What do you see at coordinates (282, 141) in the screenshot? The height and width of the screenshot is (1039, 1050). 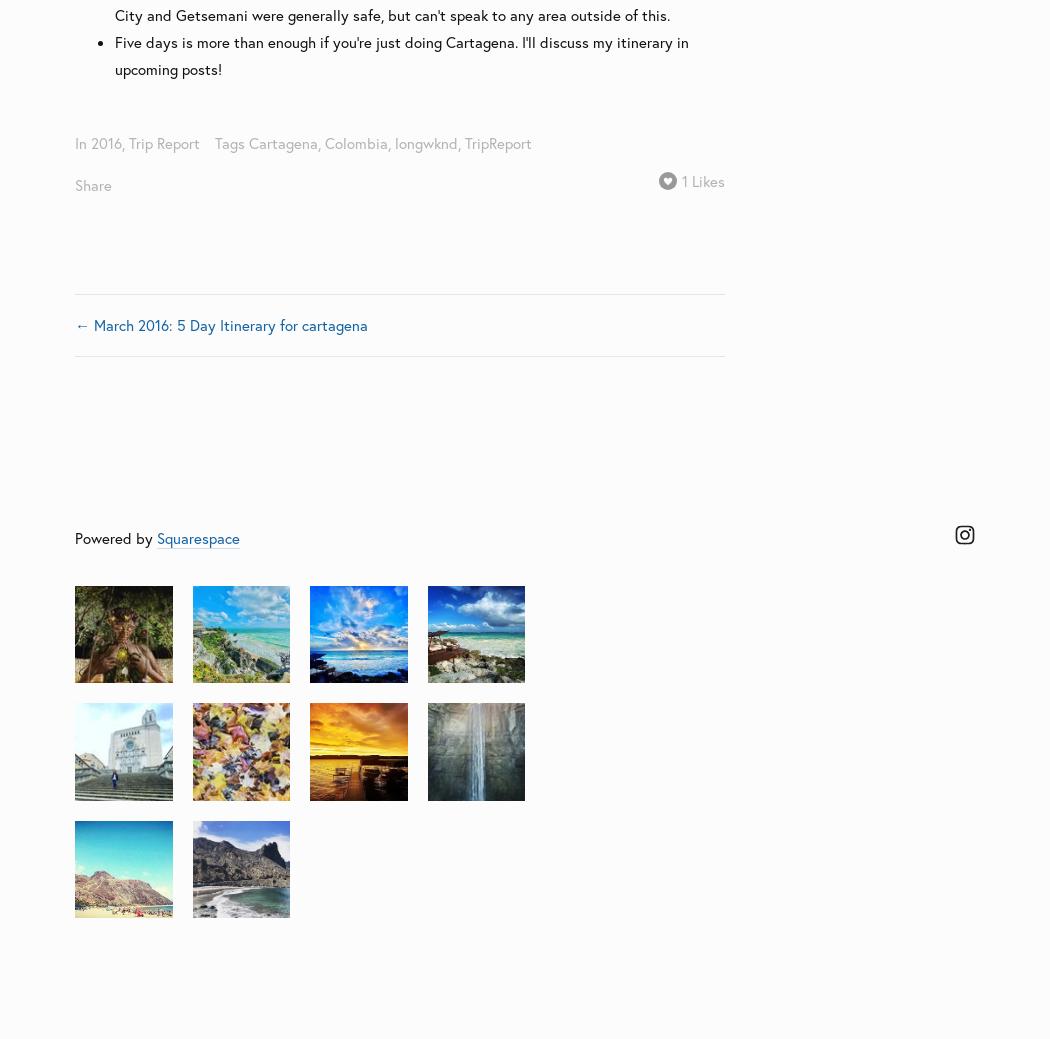 I see `'Cartagena'` at bounding box center [282, 141].